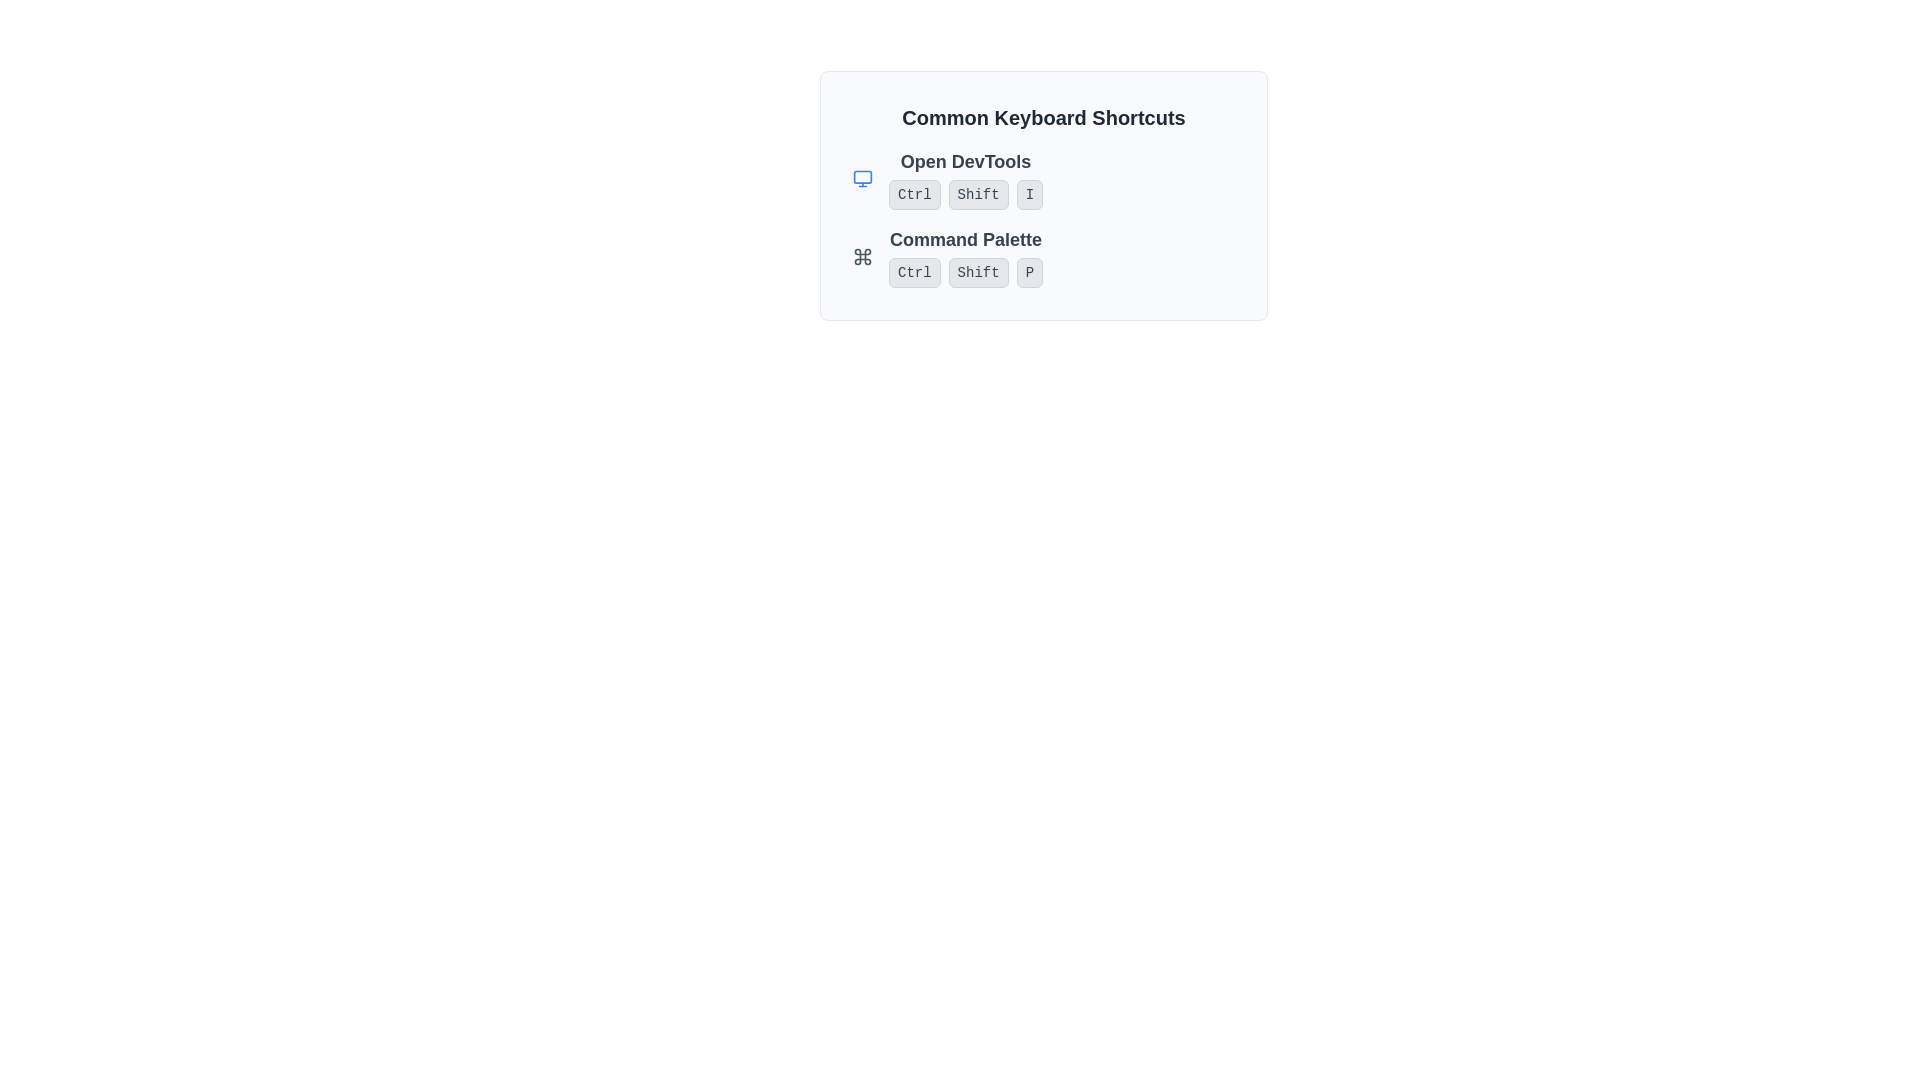 The width and height of the screenshot is (1920, 1080). What do you see at coordinates (913, 273) in the screenshot?
I see `the 'Ctrl' keyboard key component, which is a rectangular button with gray background and dark gray text in a monospaced font, located in the 'Command Palette' section of the 'Common Keyboard Shortcuts' panel` at bounding box center [913, 273].